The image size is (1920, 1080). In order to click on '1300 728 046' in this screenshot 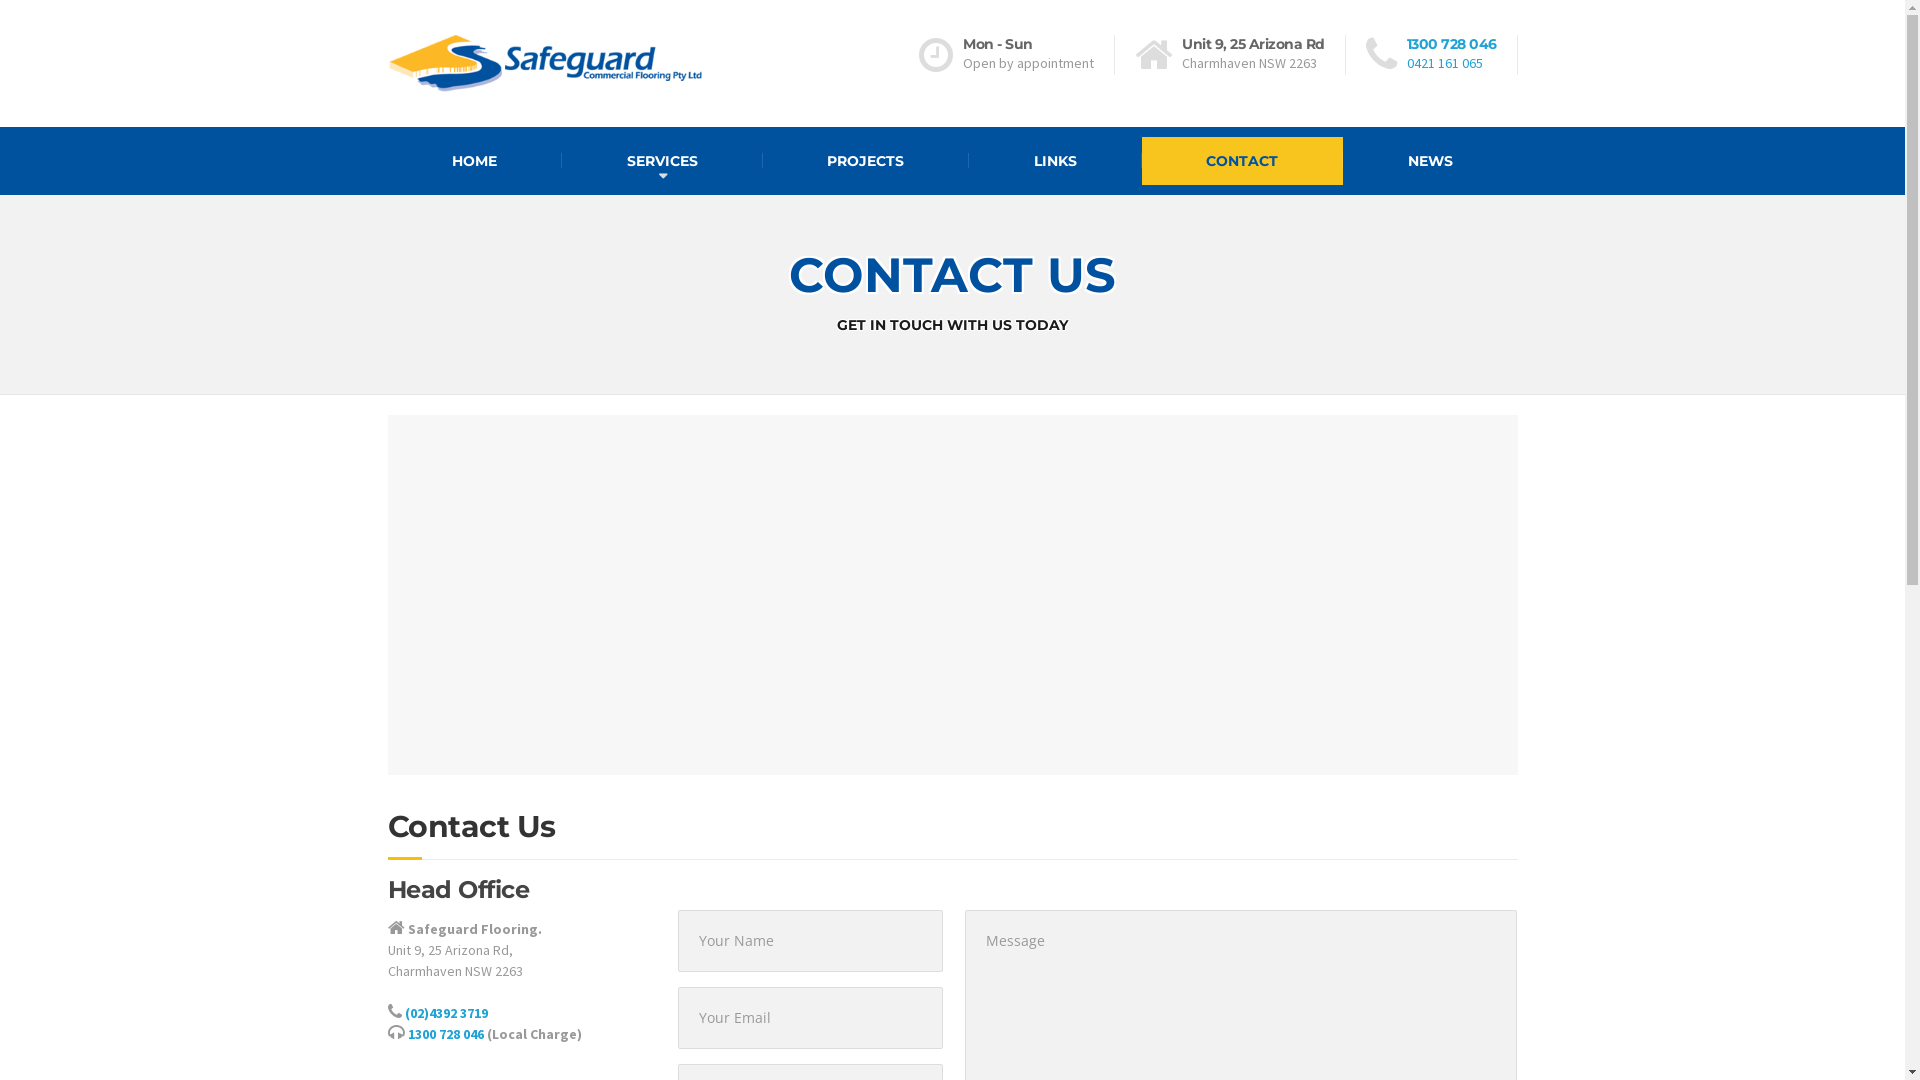, I will do `click(445, 1033)`.